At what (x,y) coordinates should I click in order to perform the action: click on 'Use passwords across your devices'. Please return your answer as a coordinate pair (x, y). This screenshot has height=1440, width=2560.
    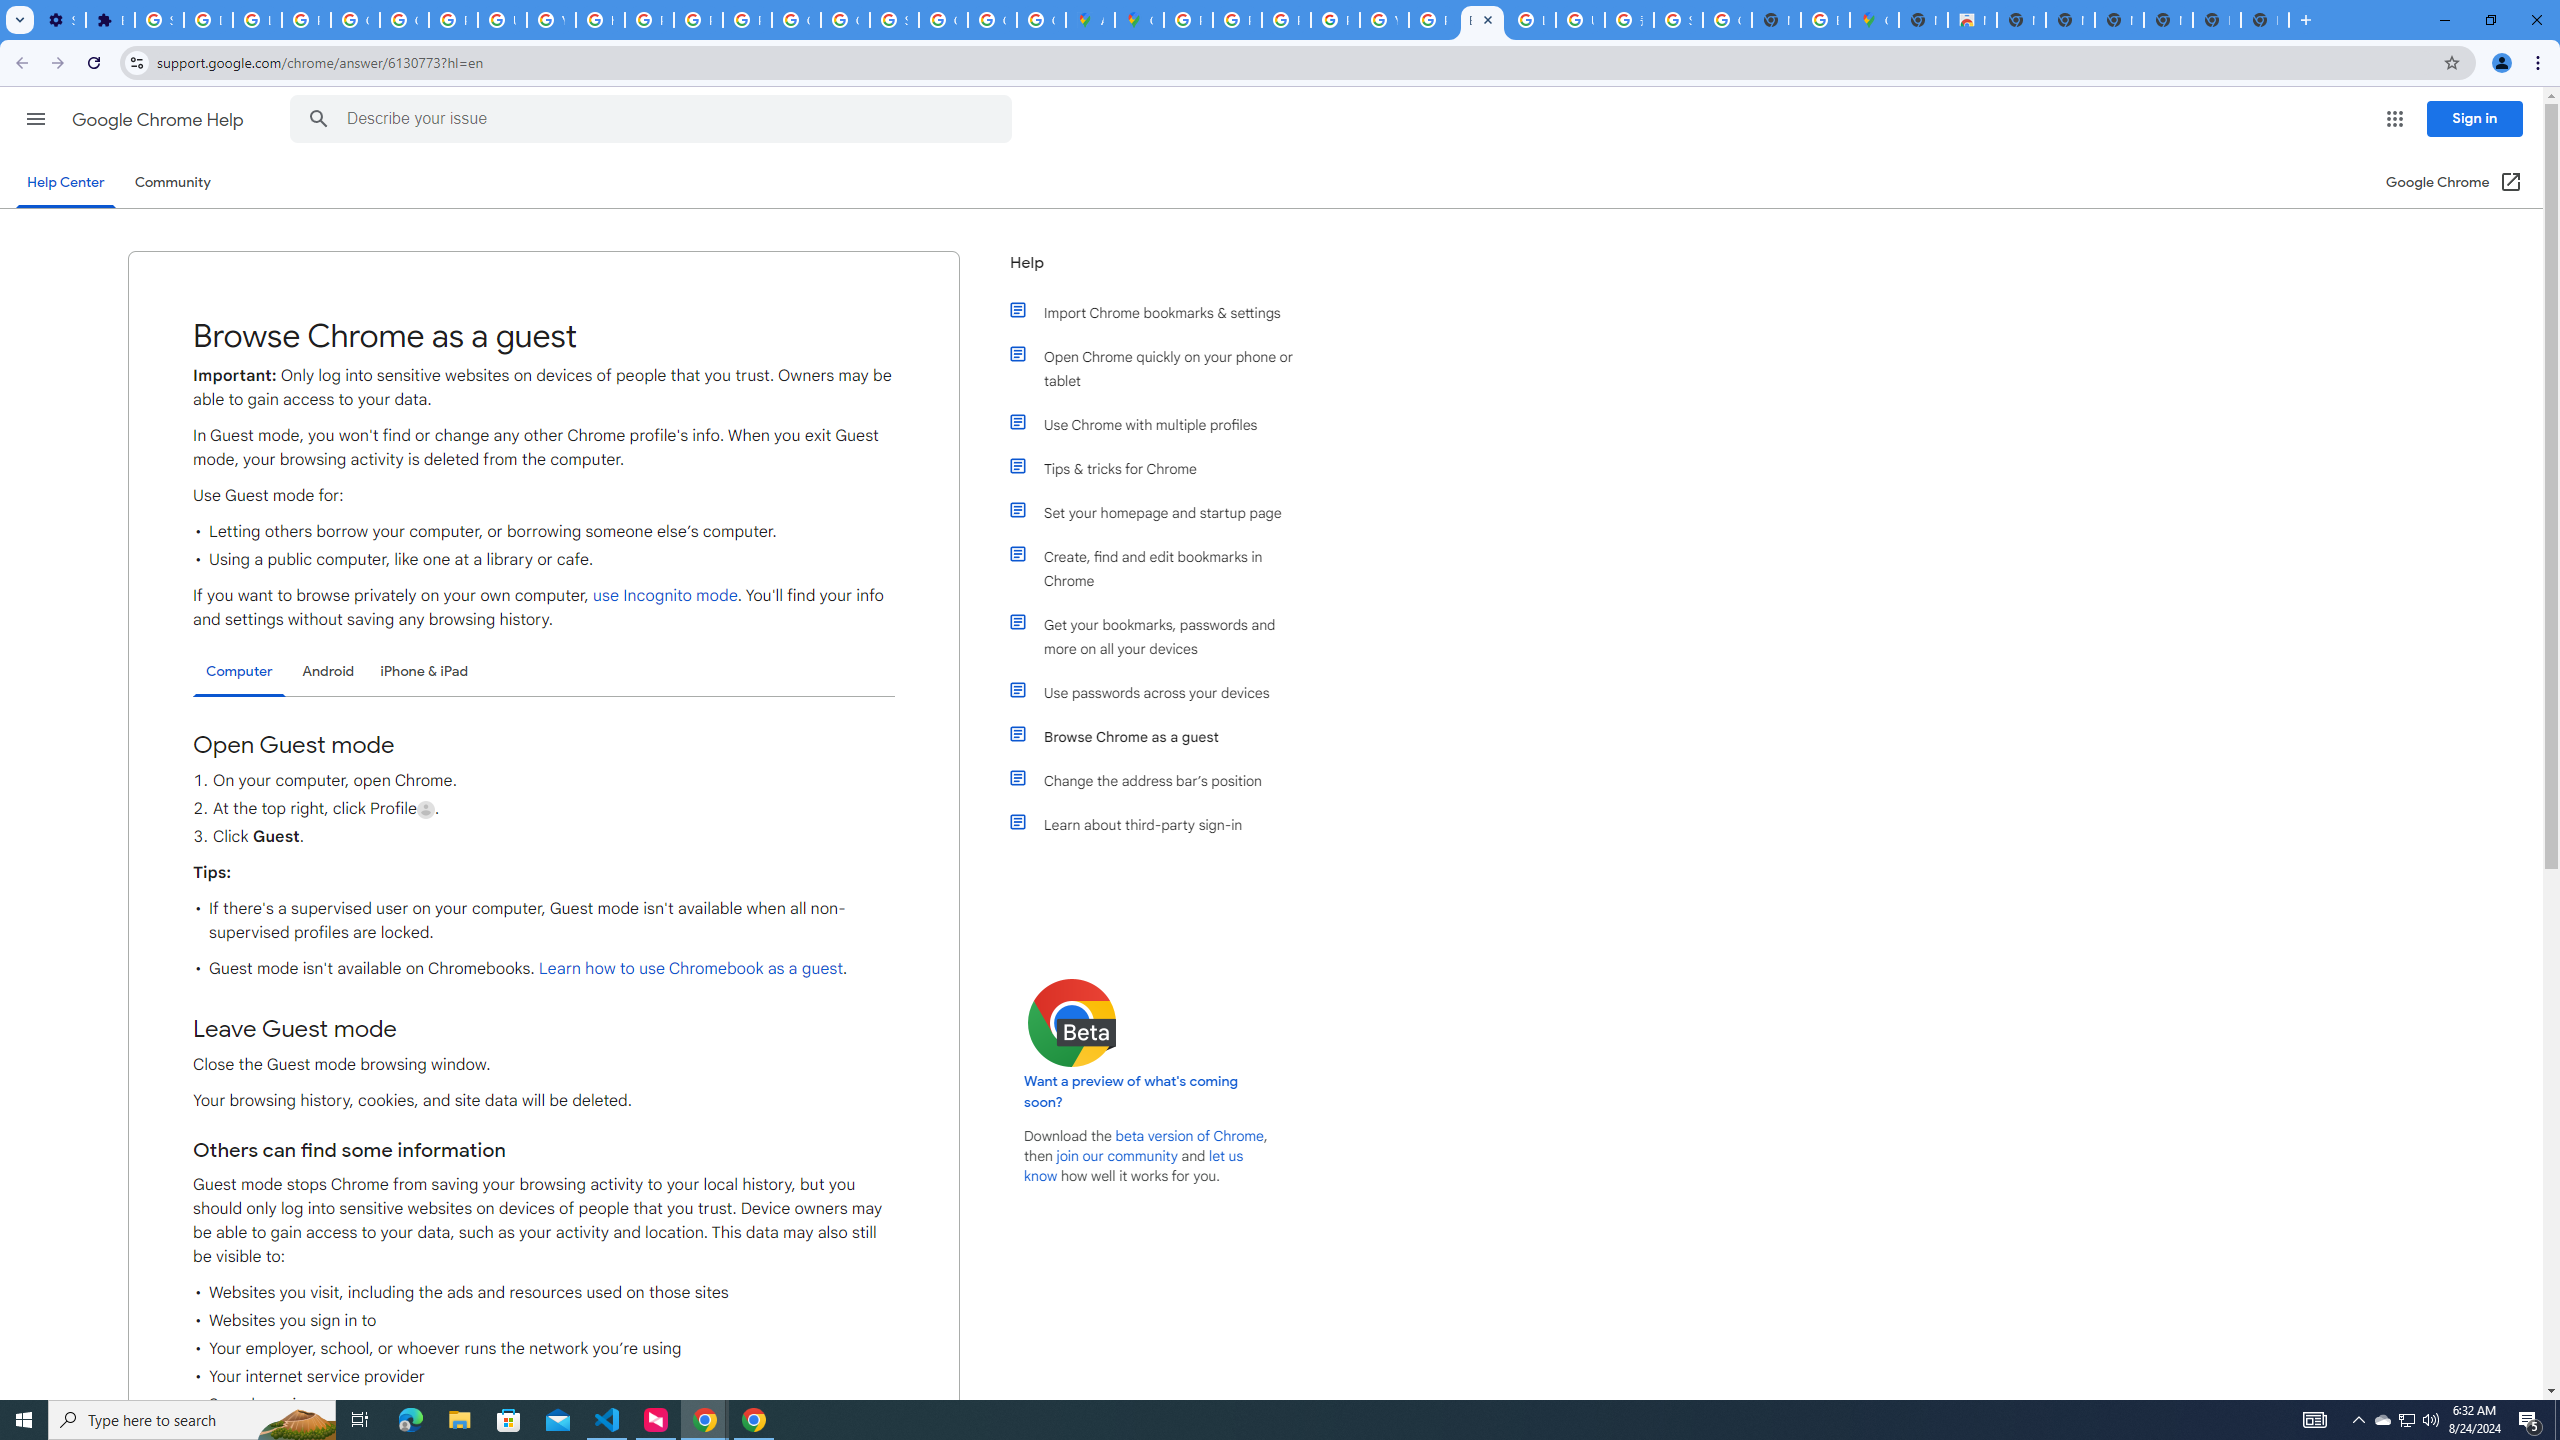
    Looking at the image, I should click on (1162, 693).